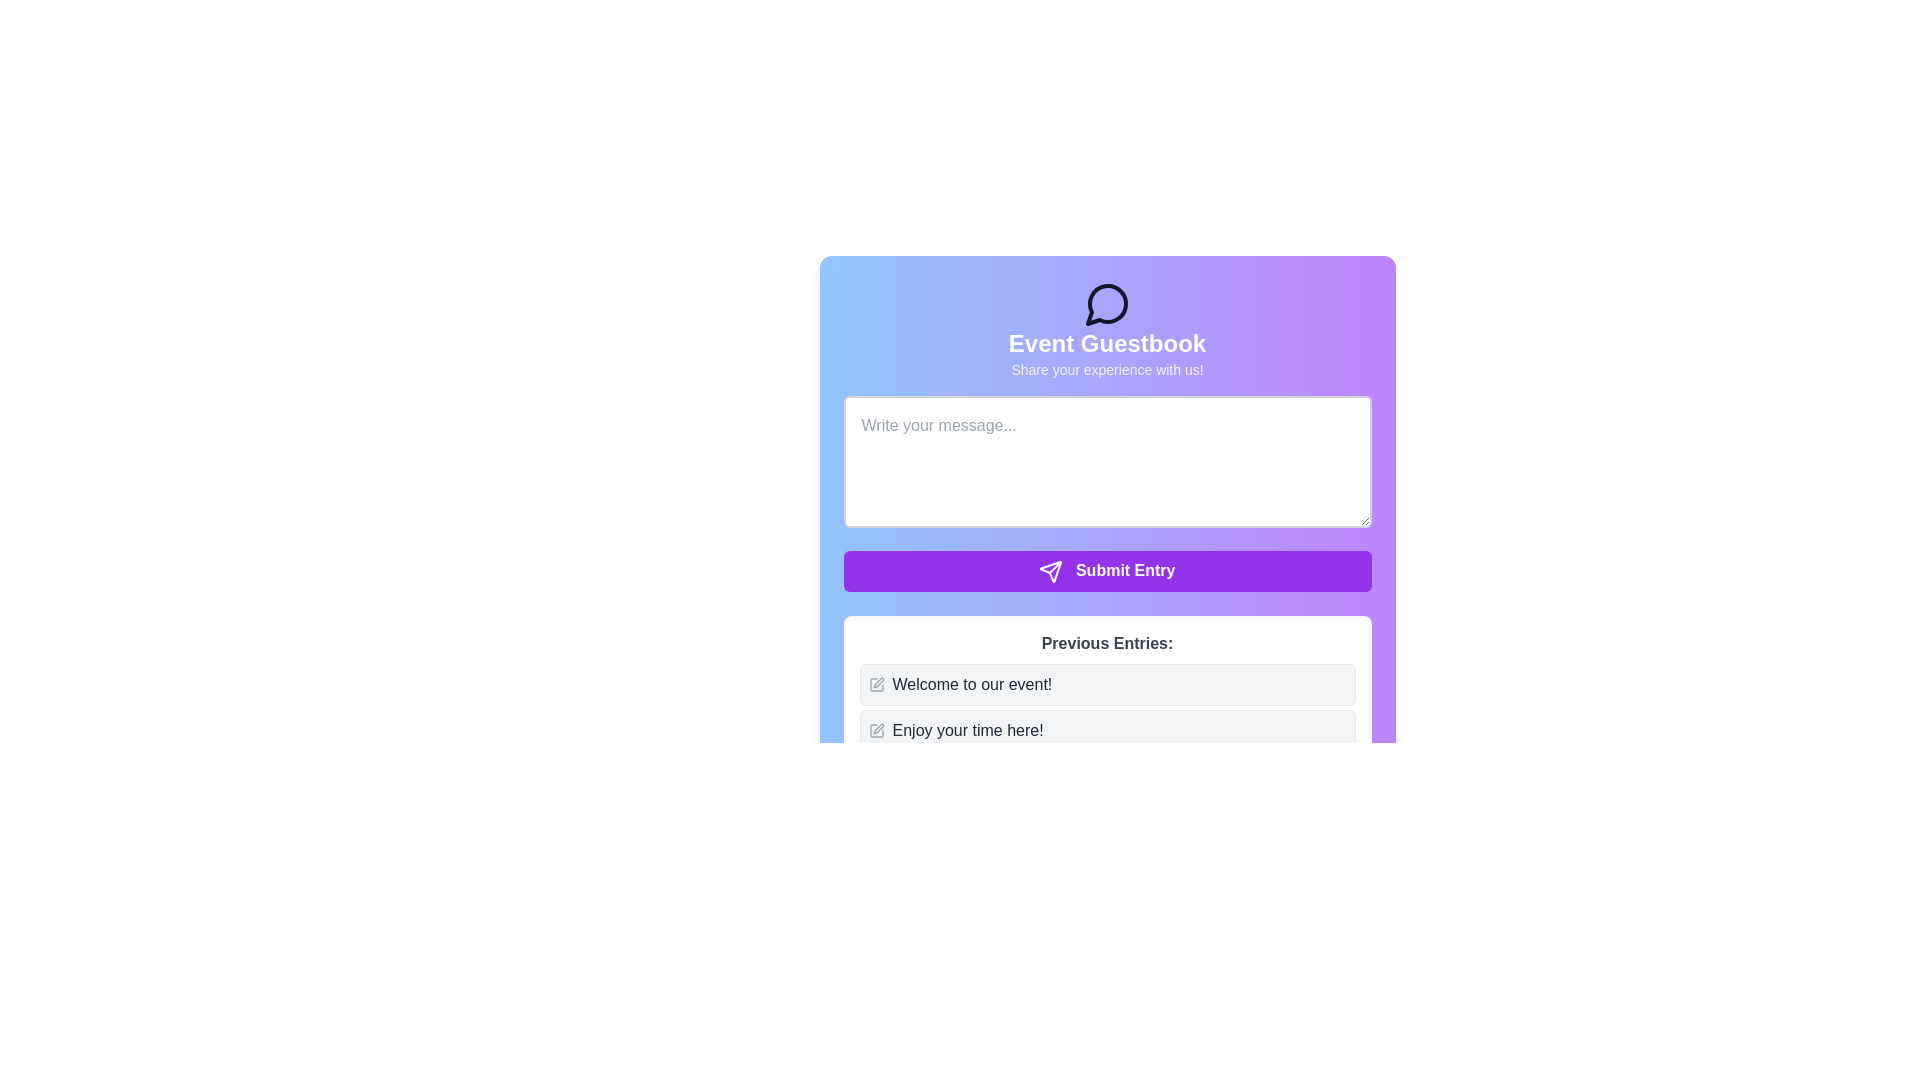 The width and height of the screenshot is (1920, 1080). I want to click on the paper plane icon positioned inside the 'Submit Entry' button, which features a purple background and white strokes, so click(1050, 571).